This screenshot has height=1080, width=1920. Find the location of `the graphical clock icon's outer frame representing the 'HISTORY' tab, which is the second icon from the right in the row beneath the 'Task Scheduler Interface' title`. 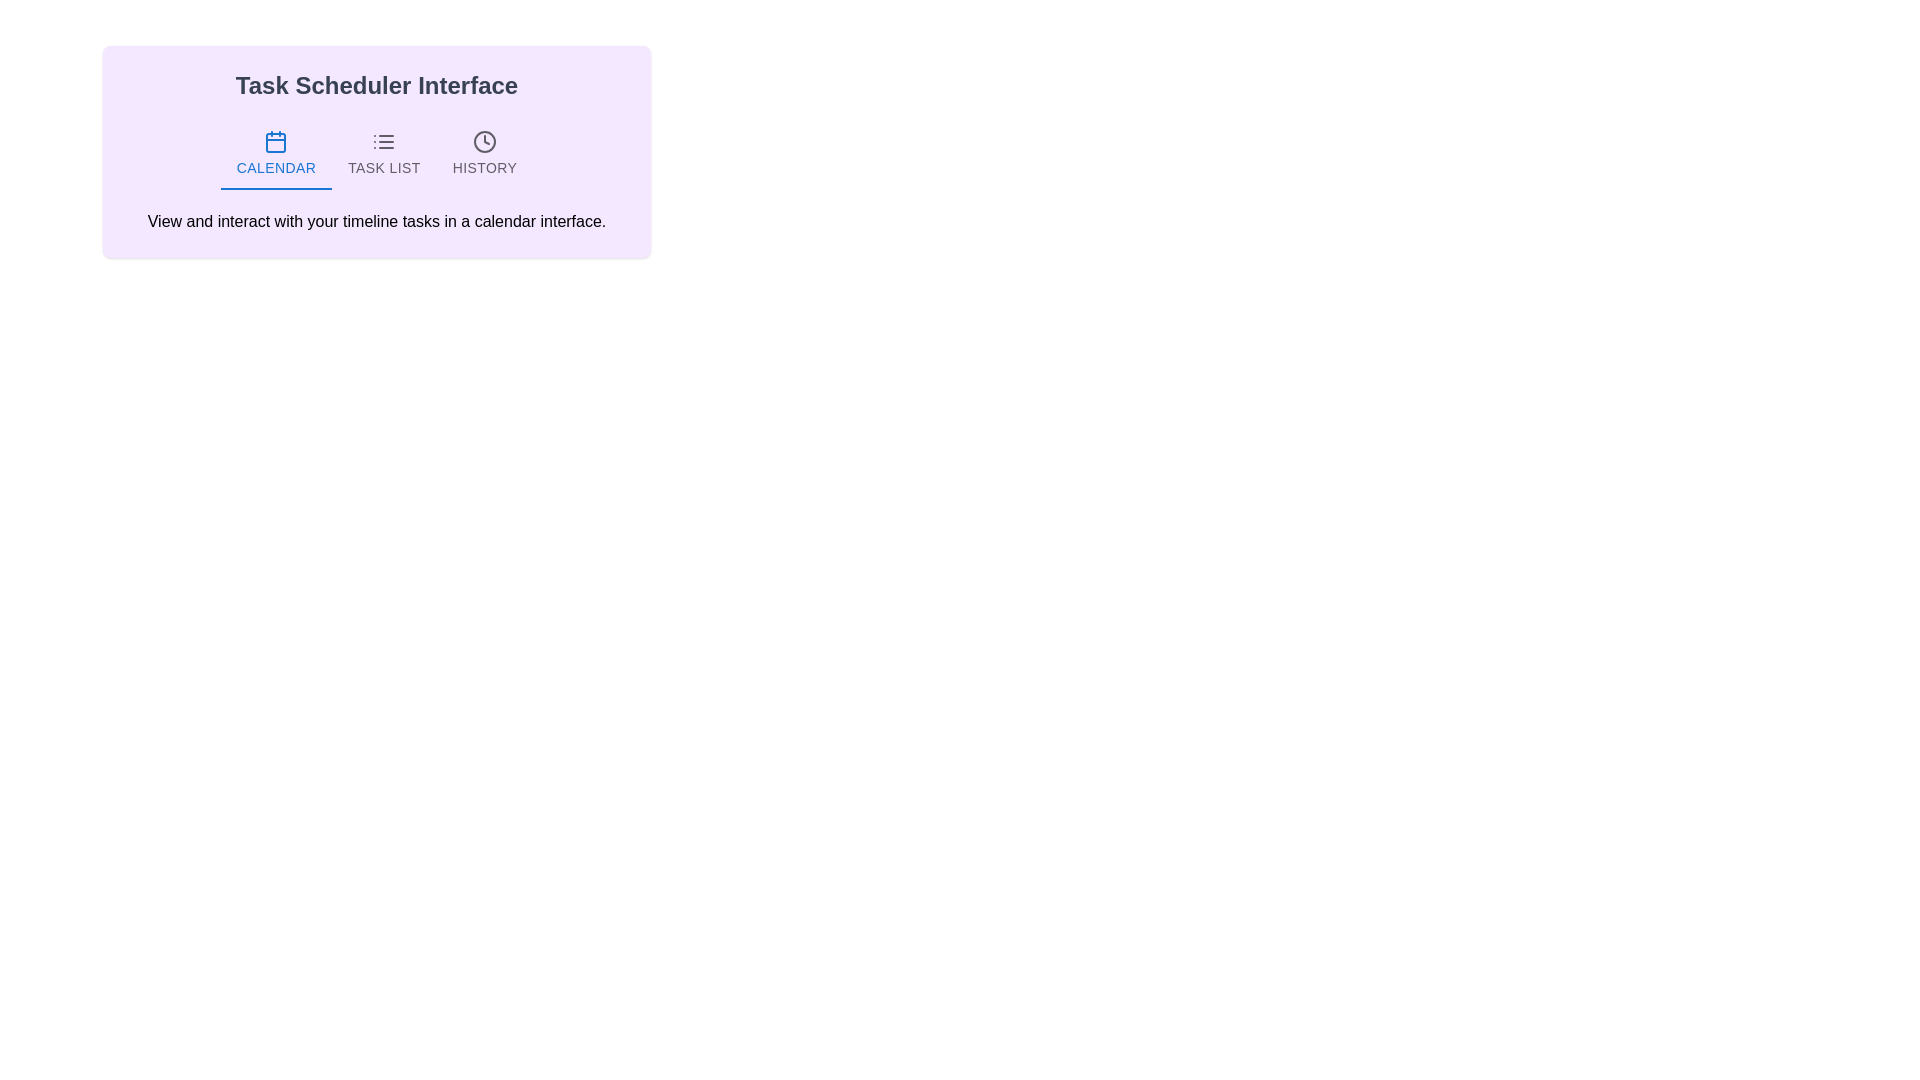

the graphical clock icon's outer frame representing the 'HISTORY' tab, which is the second icon from the right in the row beneath the 'Task Scheduler Interface' title is located at coordinates (484, 141).